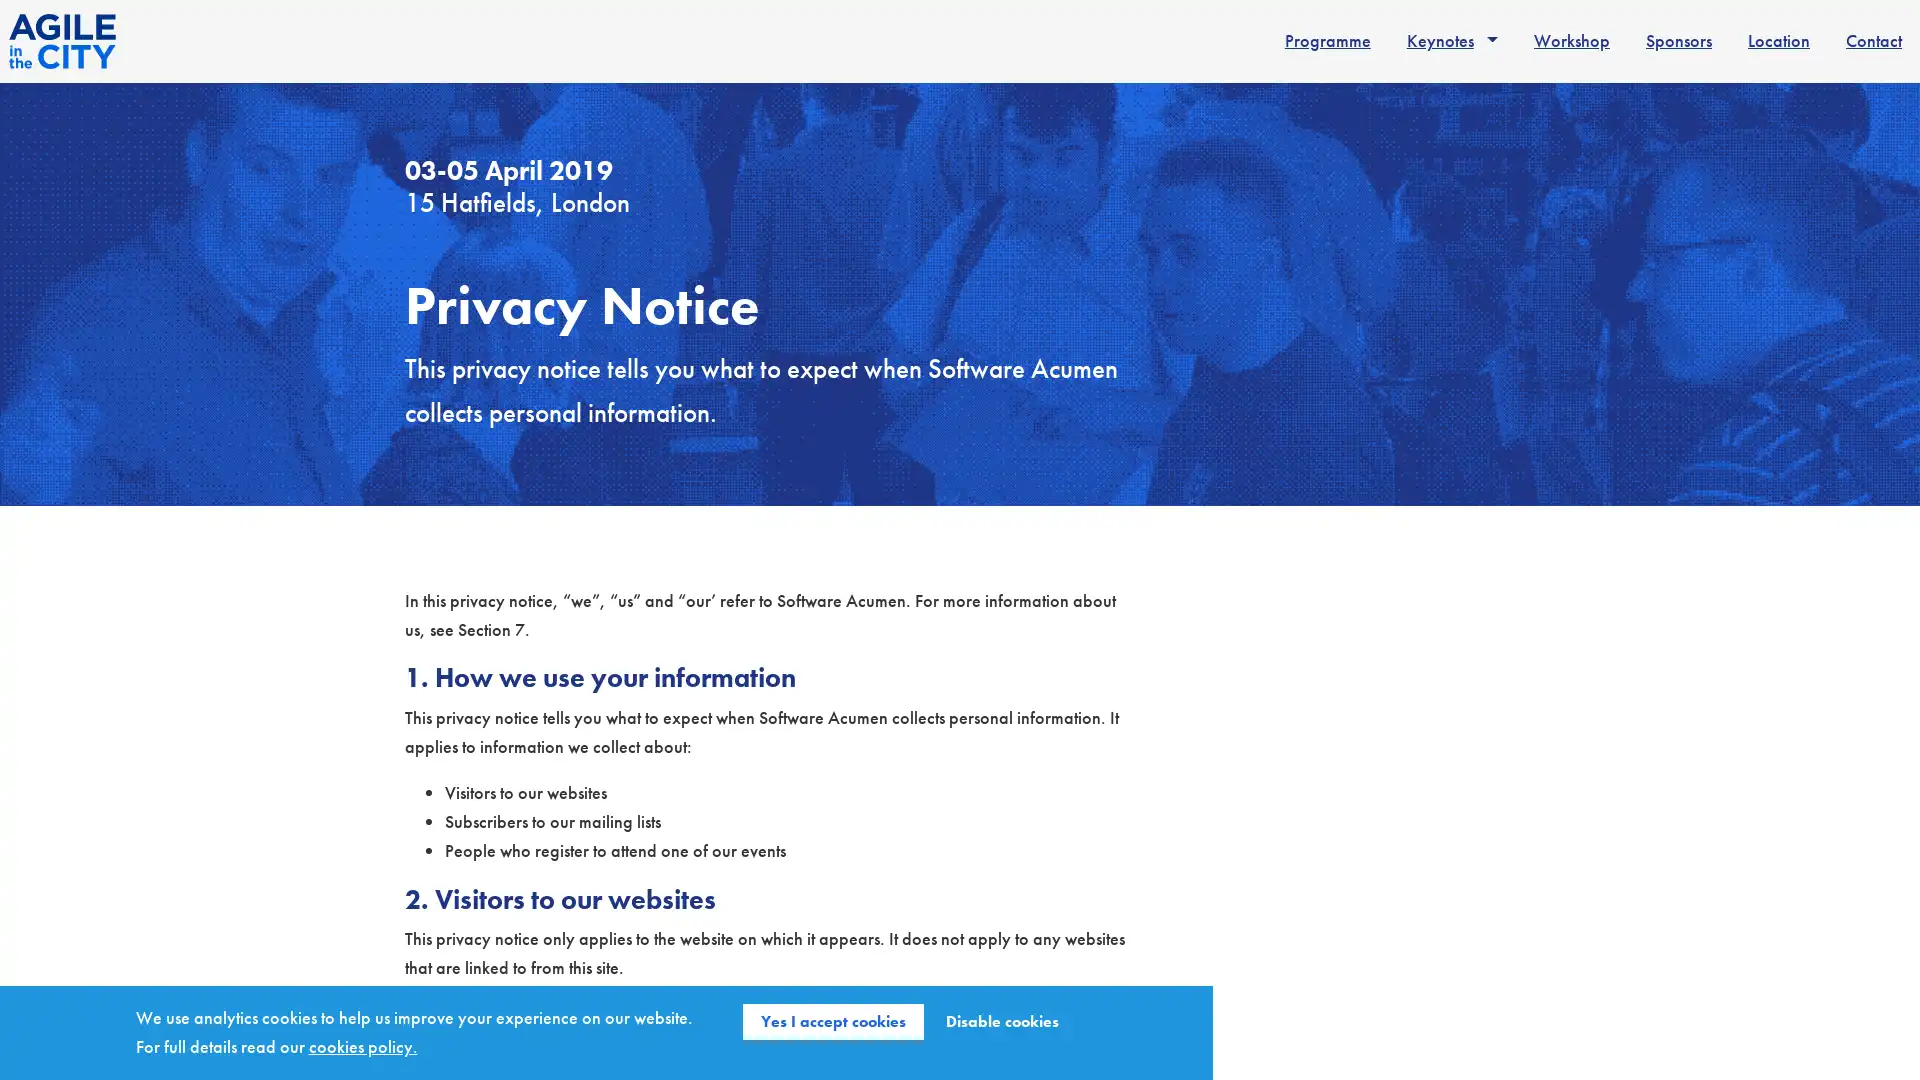 This screenshot has width=1920, height=1080. What do you see at coordinates (833, 1022) in the screenshot?
I see `Yes I accept cookies` at bounding box center [833, 1022].